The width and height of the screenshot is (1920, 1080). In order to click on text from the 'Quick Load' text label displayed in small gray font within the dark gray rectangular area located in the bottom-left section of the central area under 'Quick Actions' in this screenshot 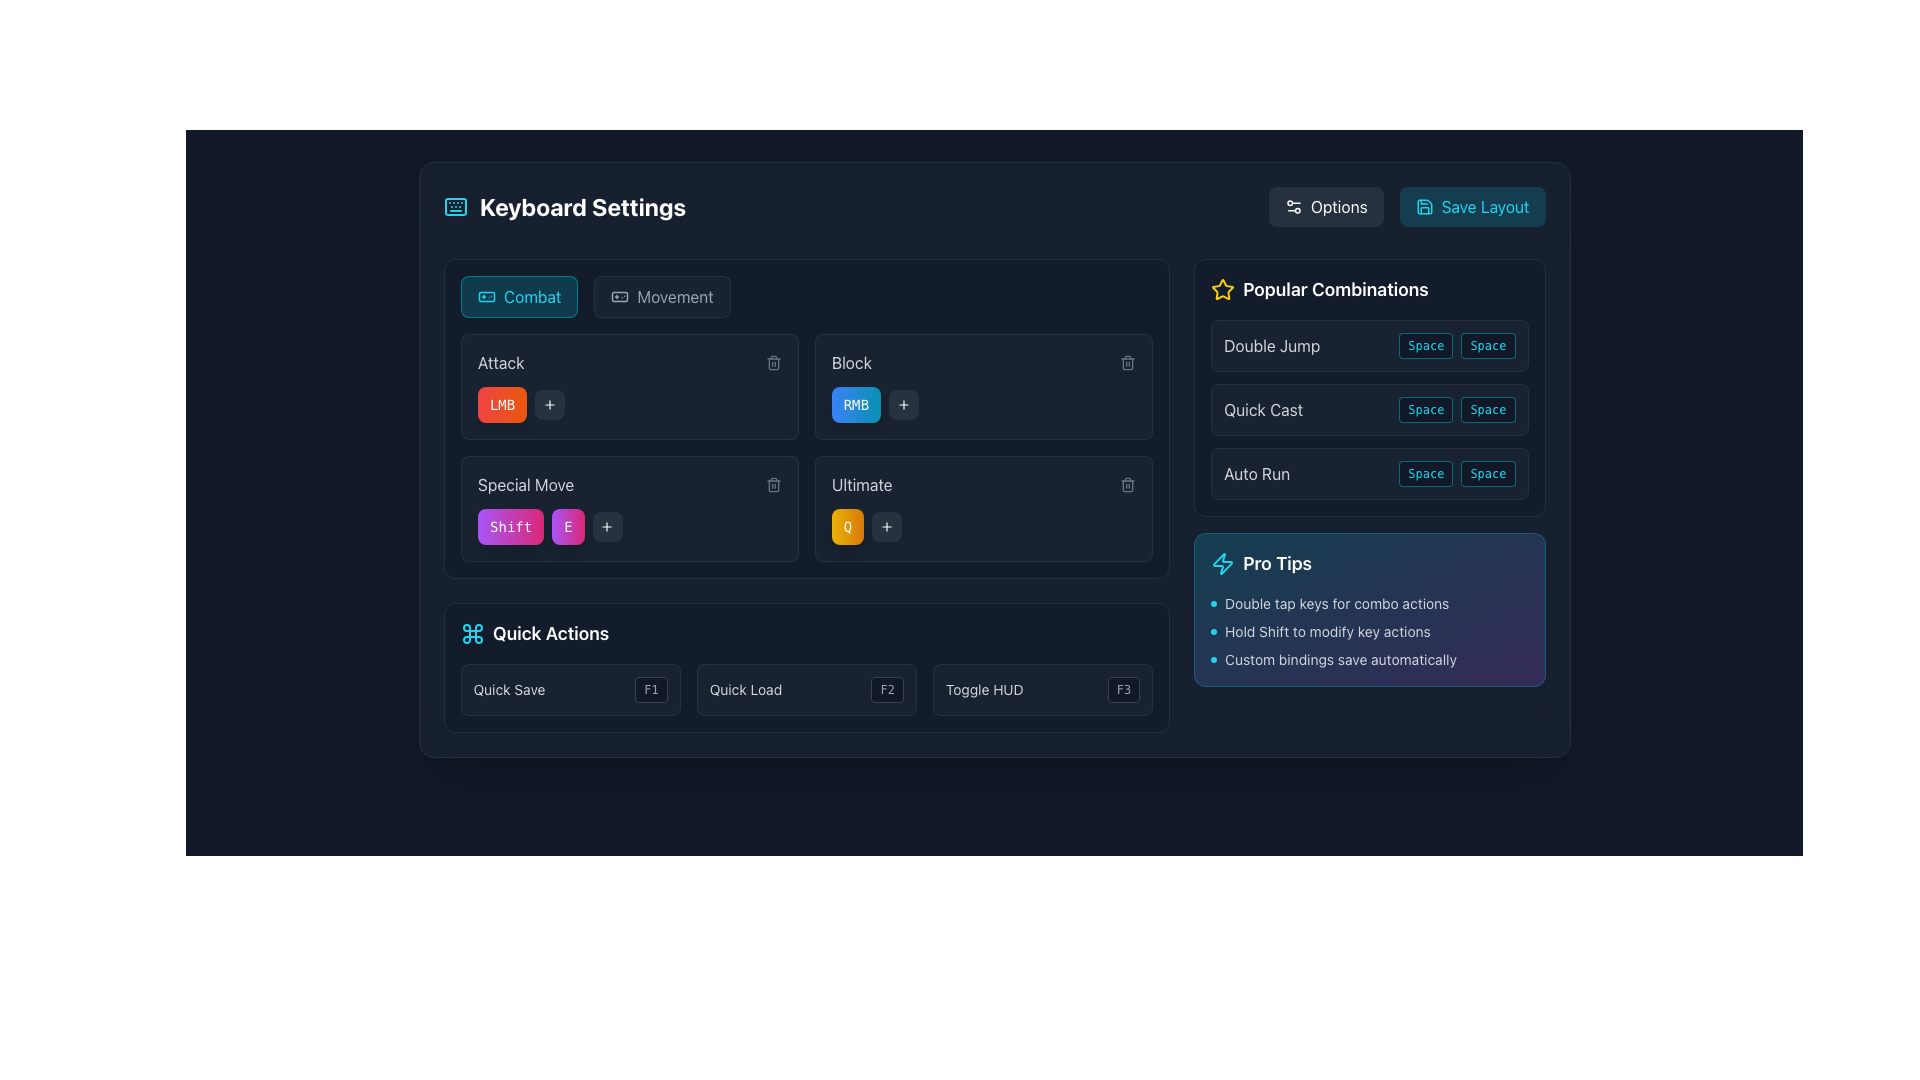, I will do `click(744, 689)`.